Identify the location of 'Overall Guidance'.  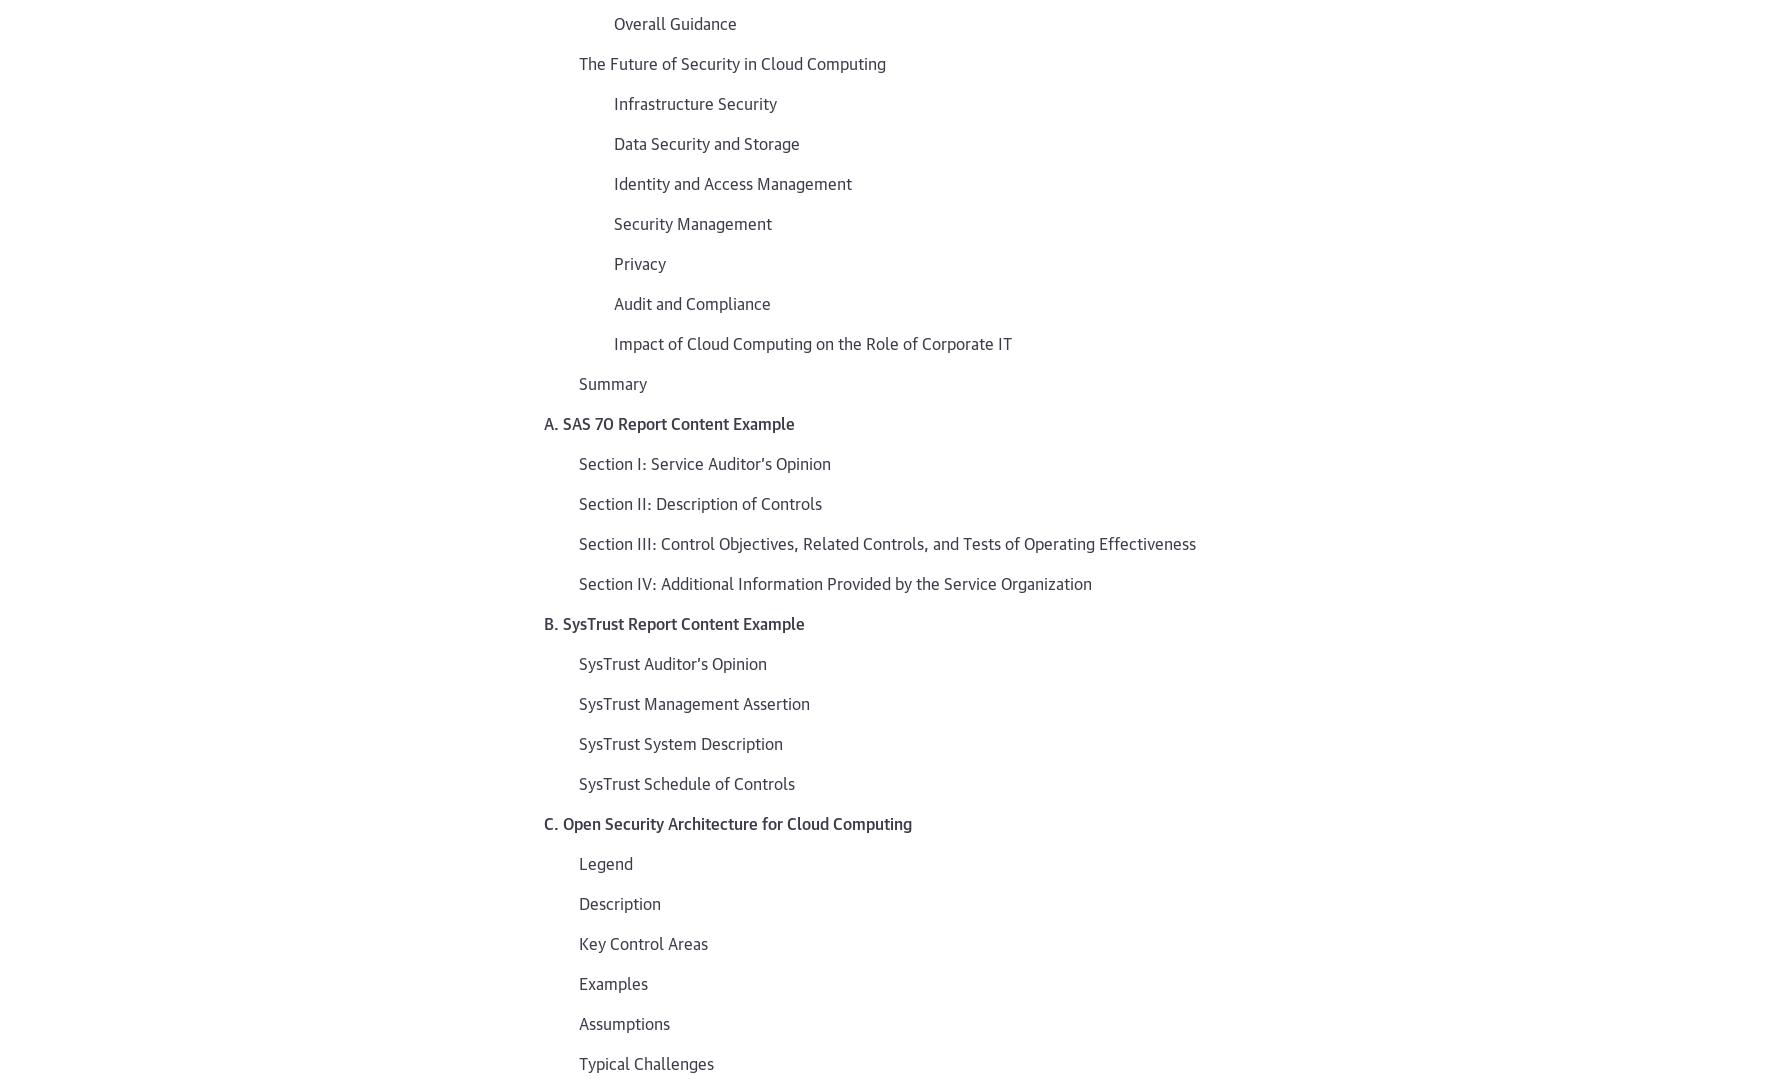
(614, 22).